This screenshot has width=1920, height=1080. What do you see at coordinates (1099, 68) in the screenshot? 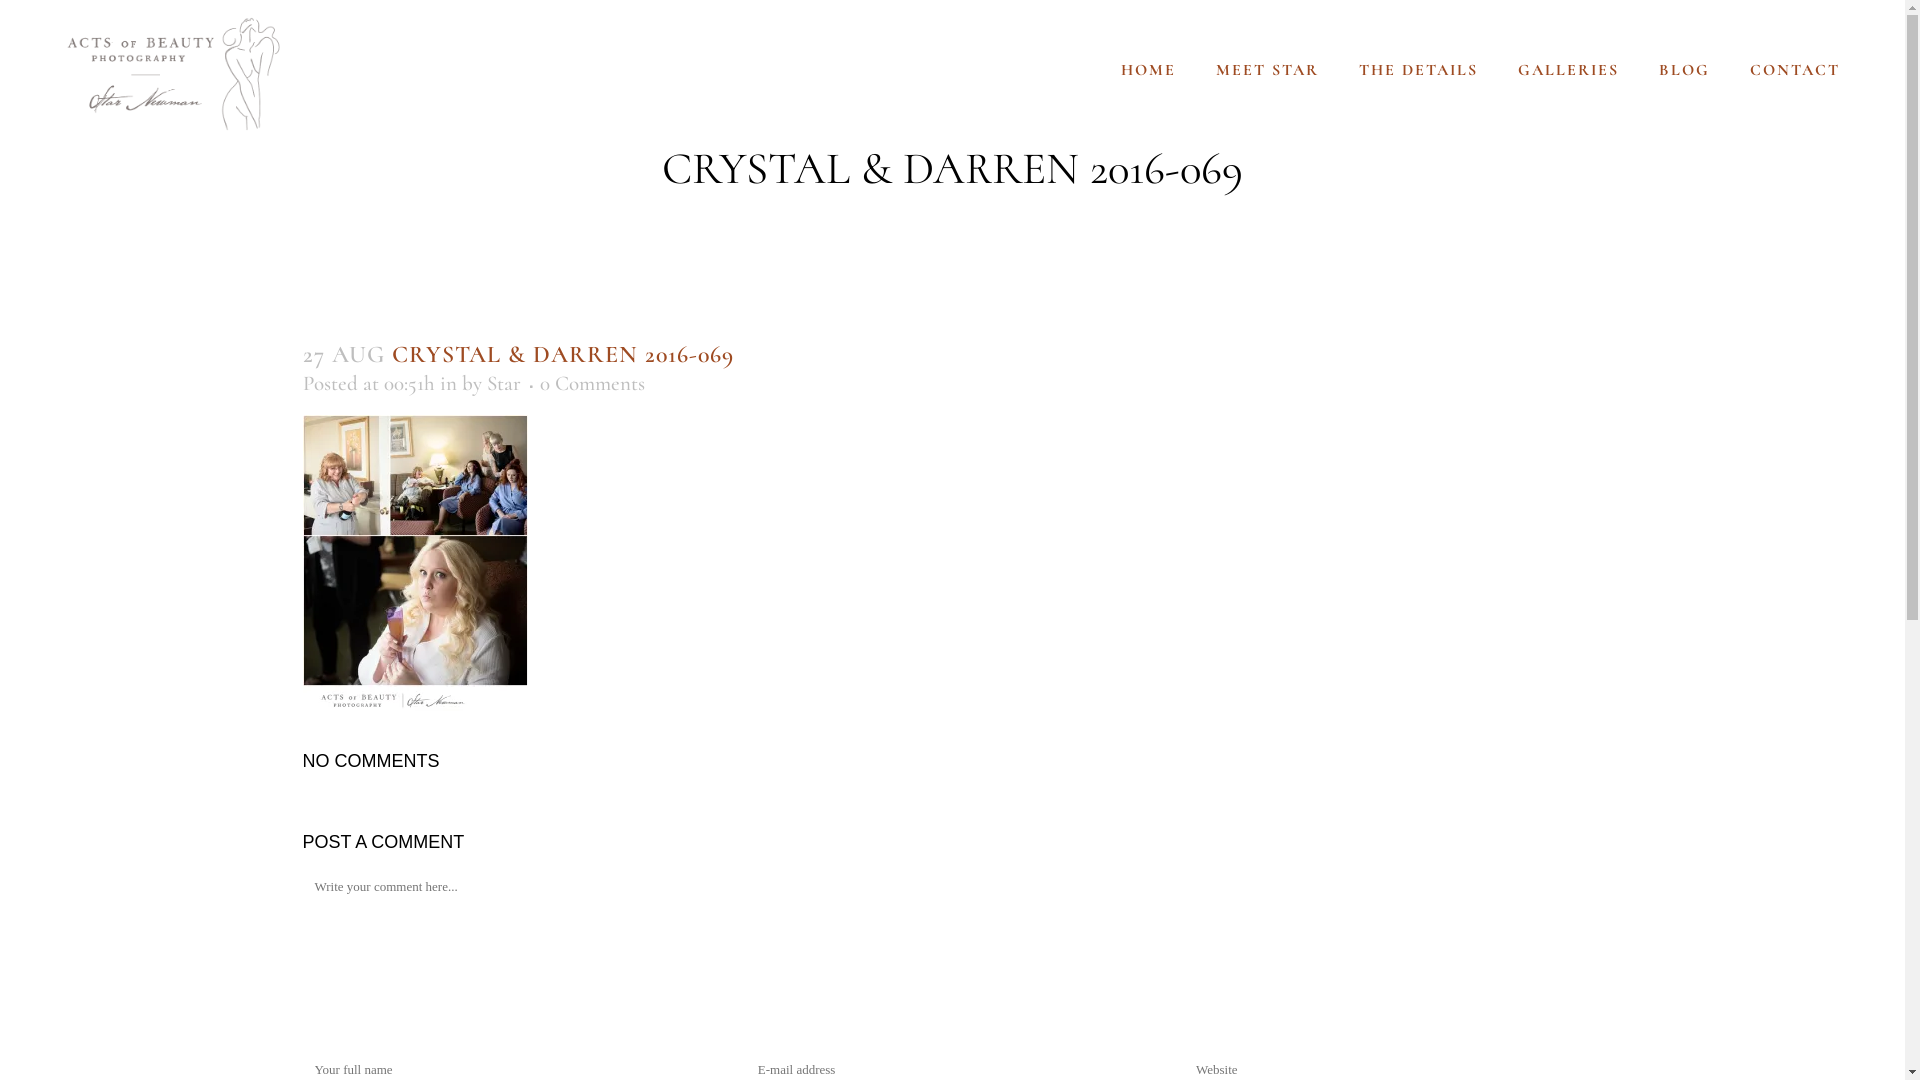
I see `'HOME'` at bounding box center [1099, 68].